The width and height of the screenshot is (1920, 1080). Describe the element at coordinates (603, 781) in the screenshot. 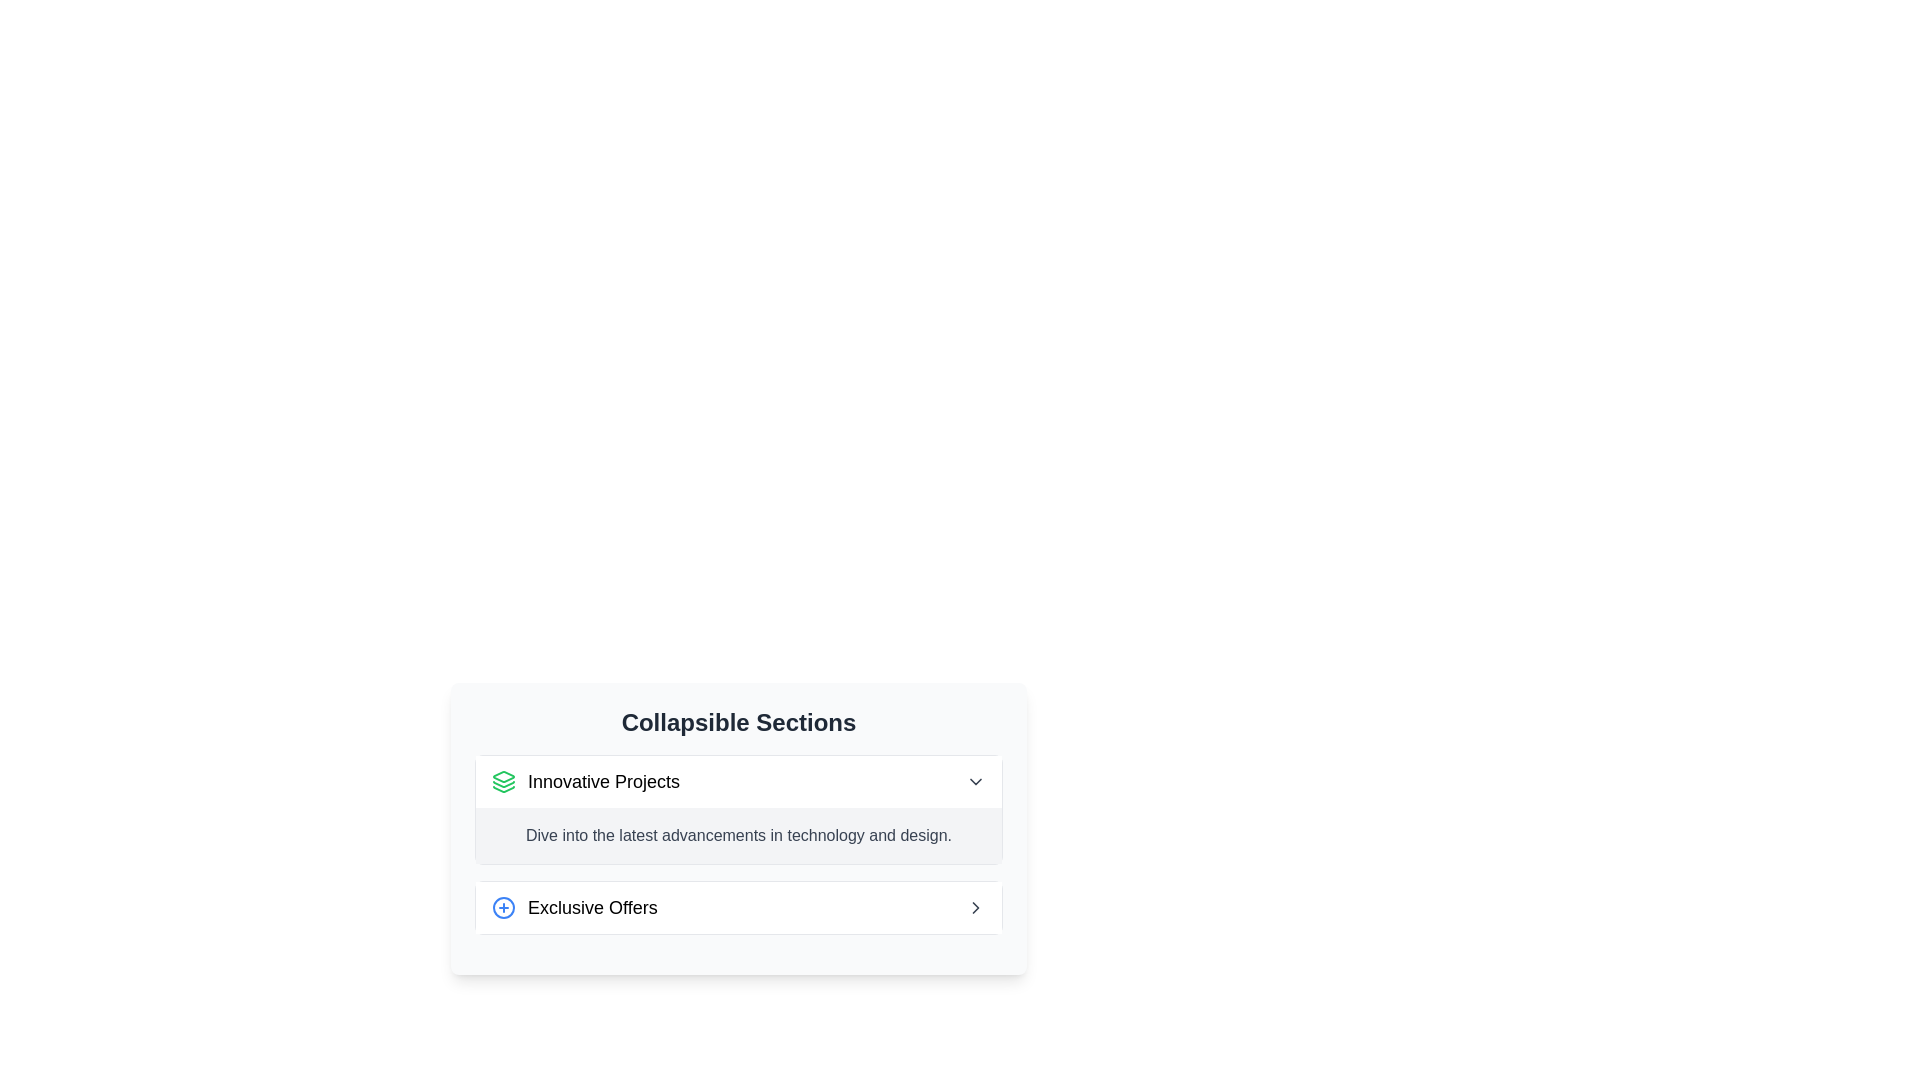

I see `the 'Innovative Projects' text label, which serves as a title for the related section below` at that location.